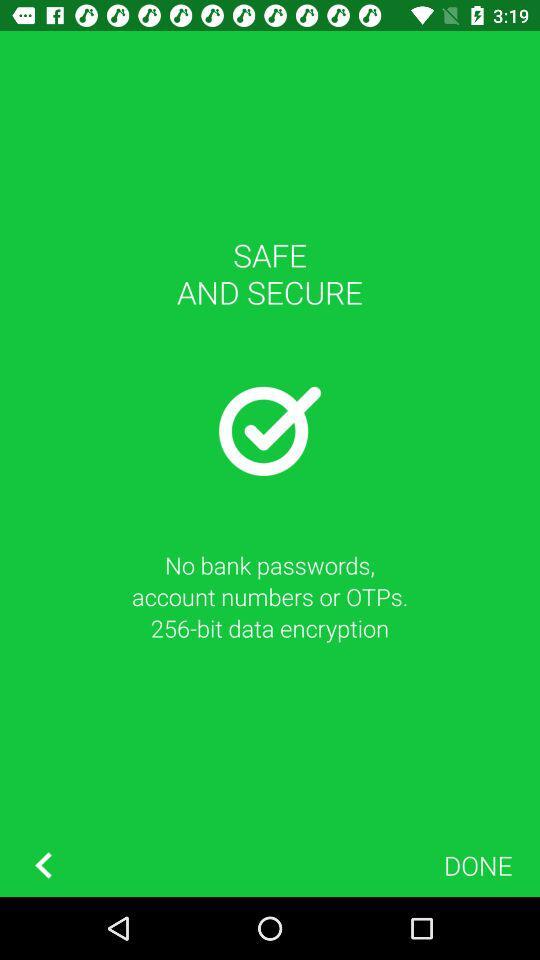 Image resolution: width=540 pixels, height=960 pixels. Describe the element at coordinates (43, 864) in the screenshot. I see `icon next to done item` at that location.